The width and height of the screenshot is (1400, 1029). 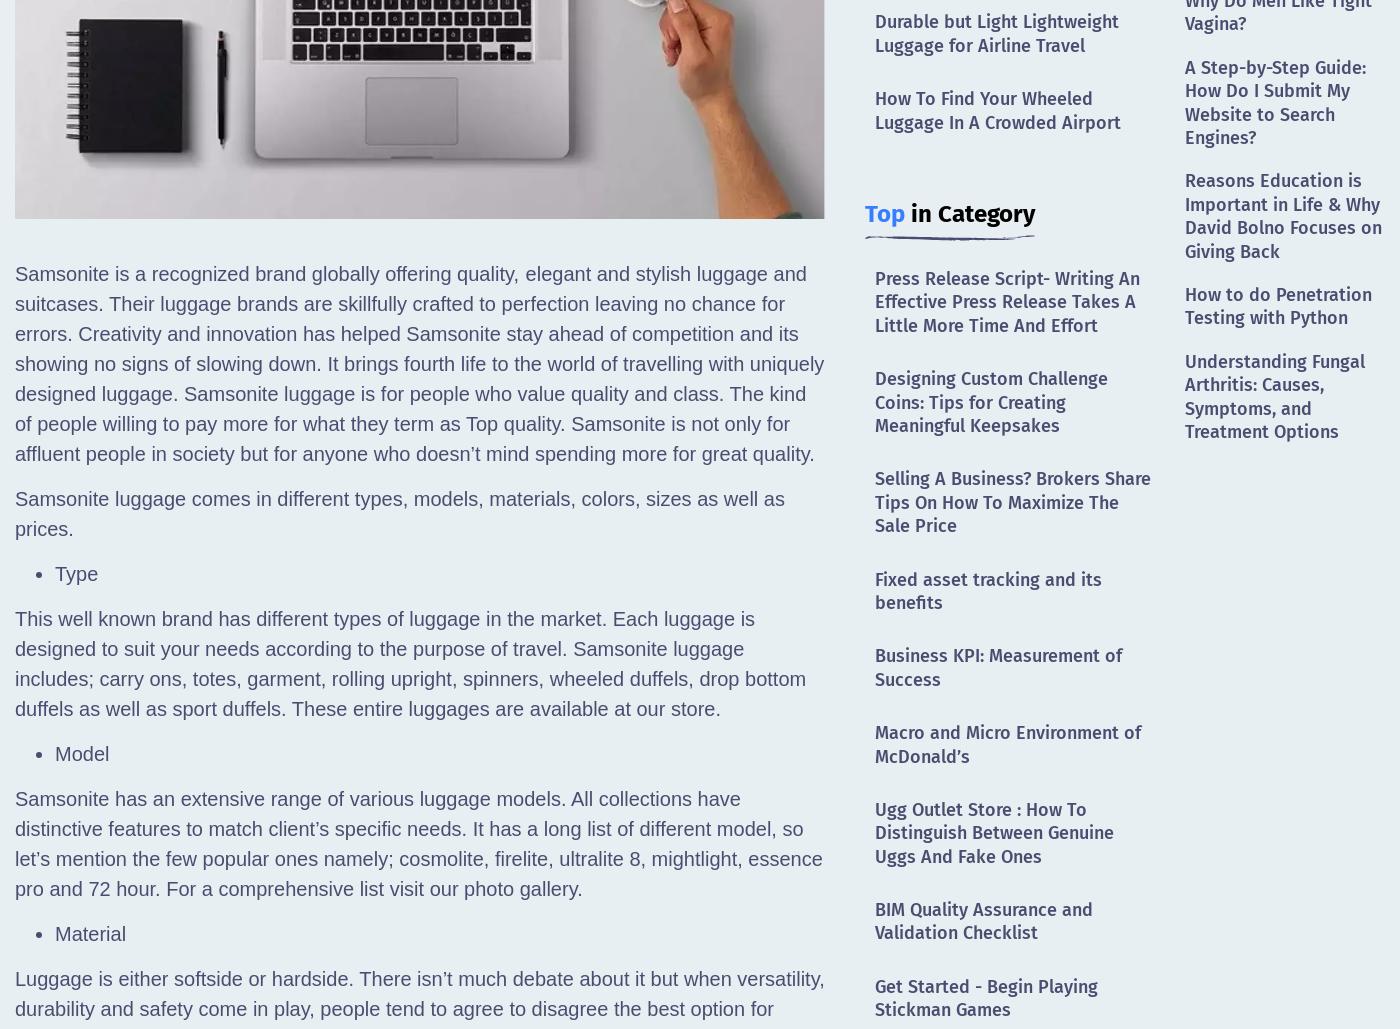 What do you see at coordinates (996, 33) in the screenshot?
I see `'Durable but Light Lightweight Luggage for Airline Travel'` at bounding box center [996, 33].